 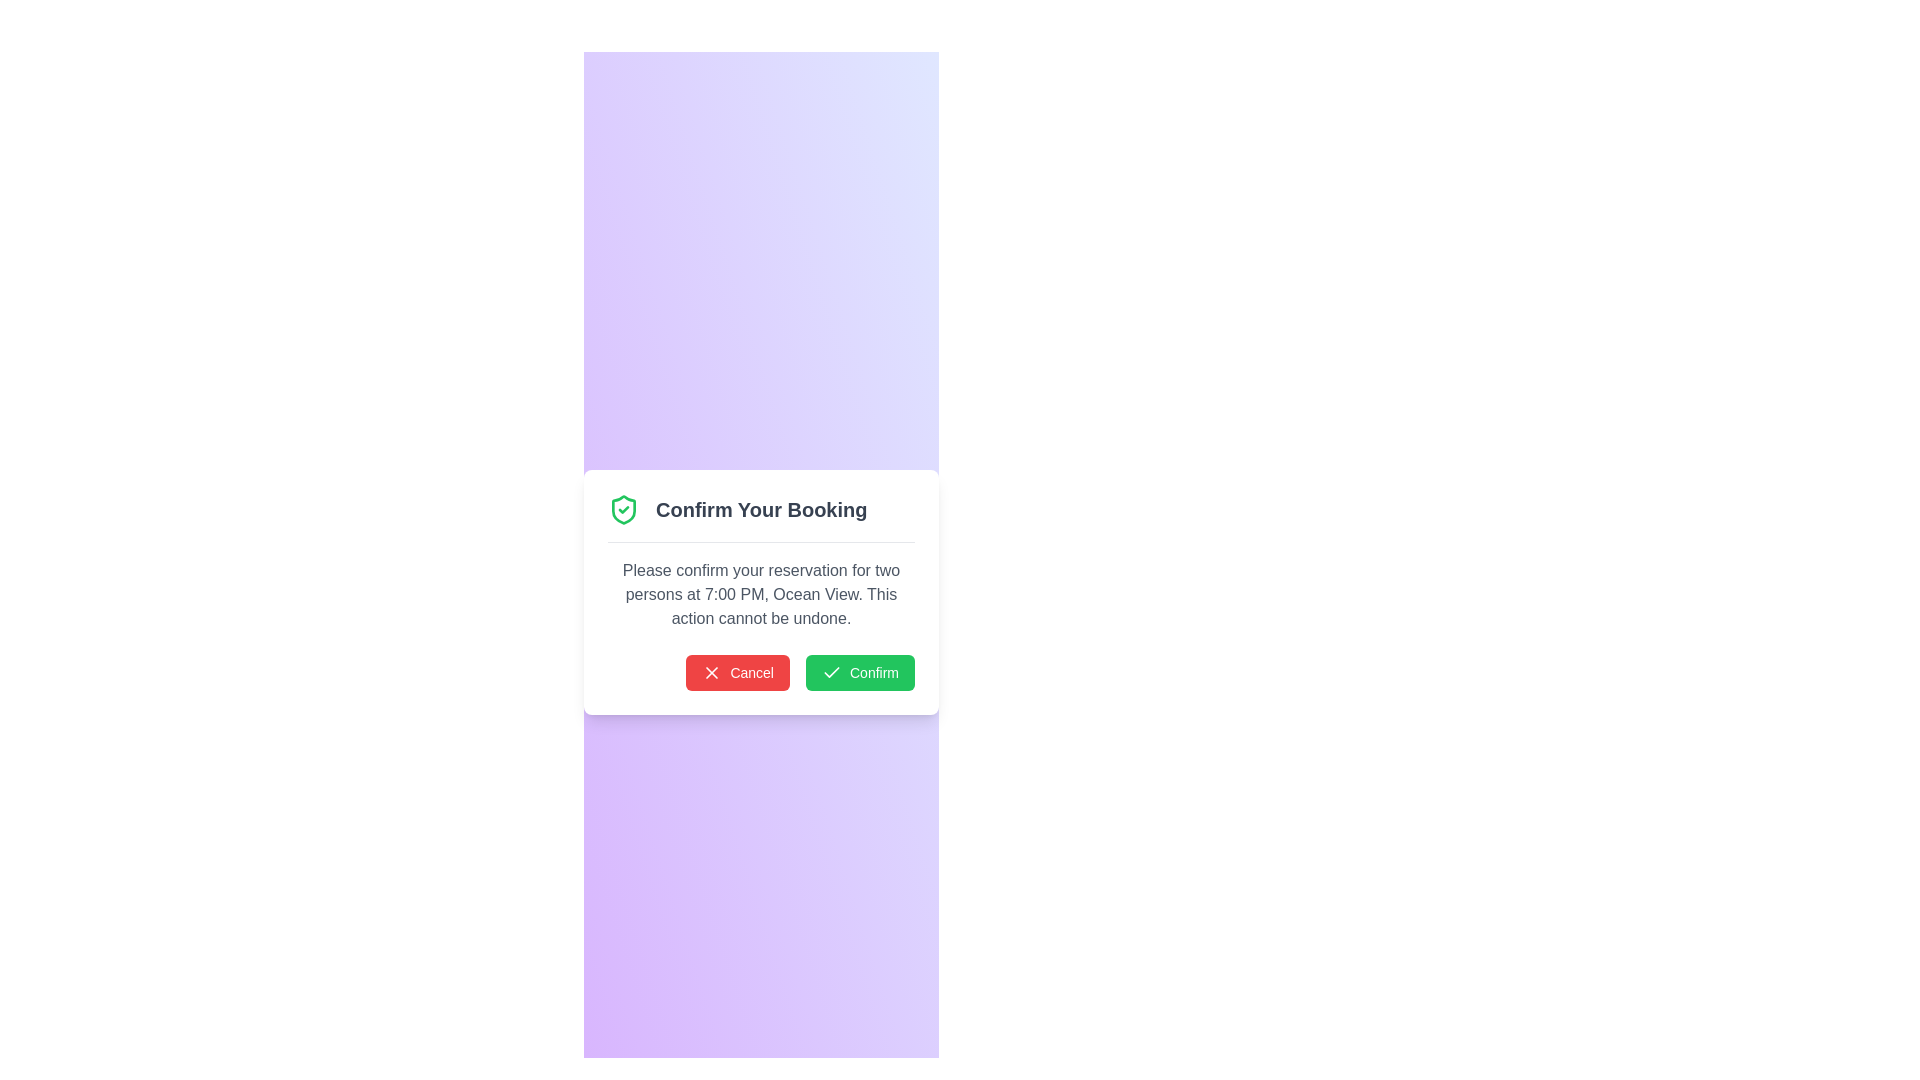 I want to click on the confirmation icon located at the left side of the 'Confirm Your Booking' section for visual confirmation of a positive action, so click(x=623, y=508).